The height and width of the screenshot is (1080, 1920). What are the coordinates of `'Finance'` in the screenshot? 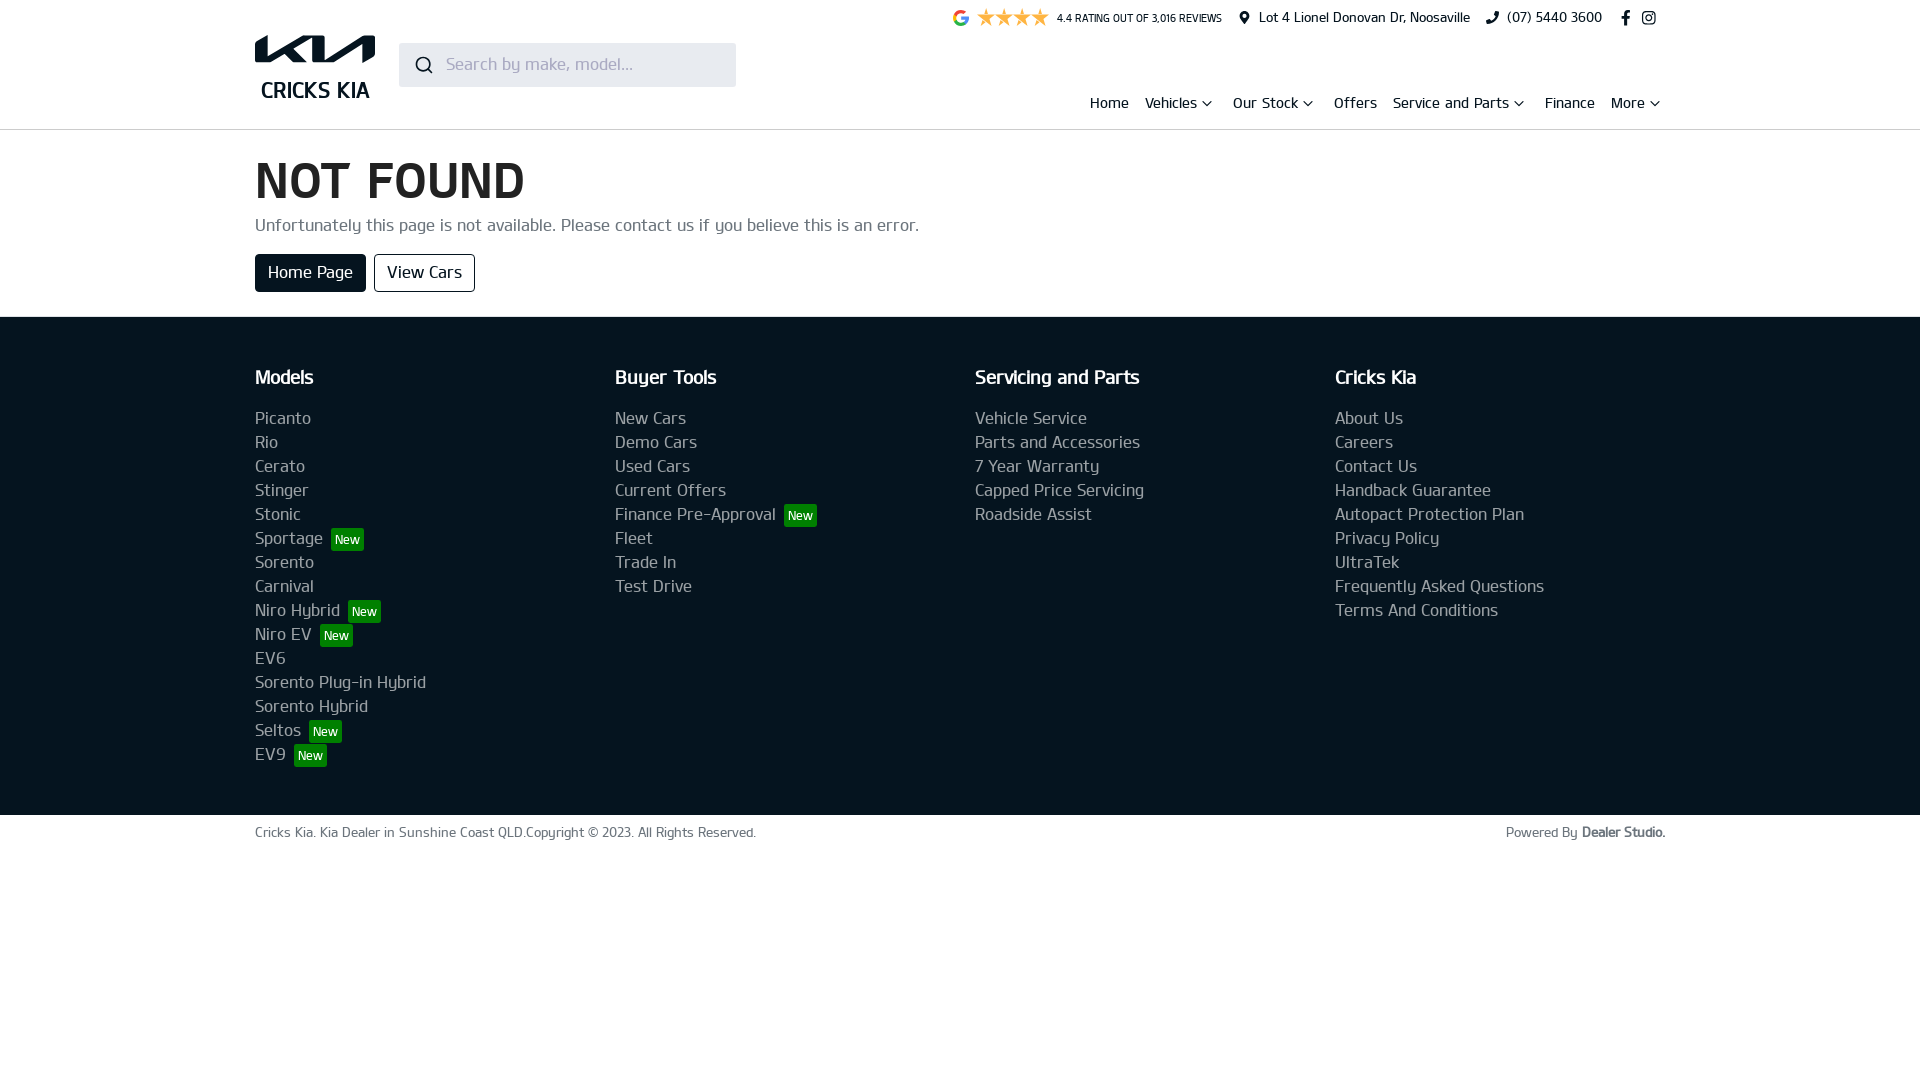 It's located at (1544, 102).